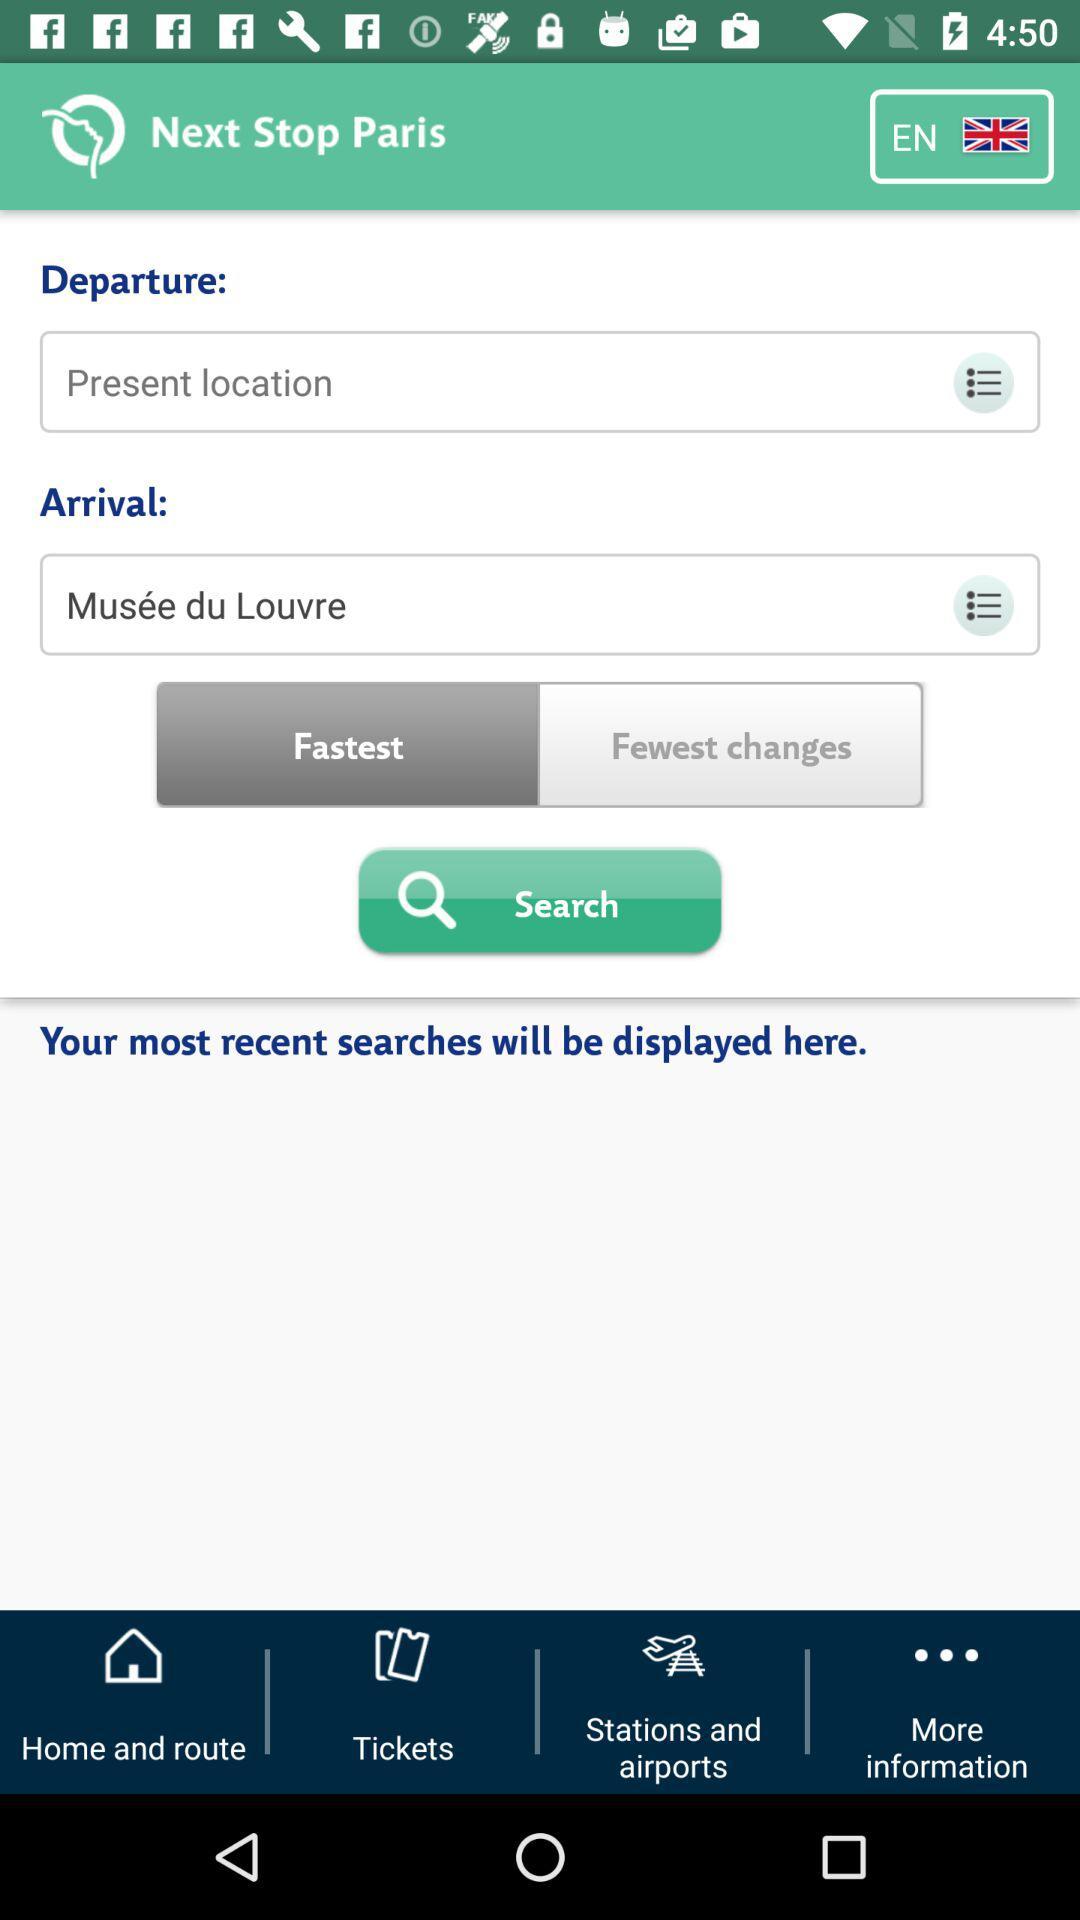  What do you see at coordinates (731, 743) in the screenshot?
I see `item above the search icon` at bounding box center [731, 743].